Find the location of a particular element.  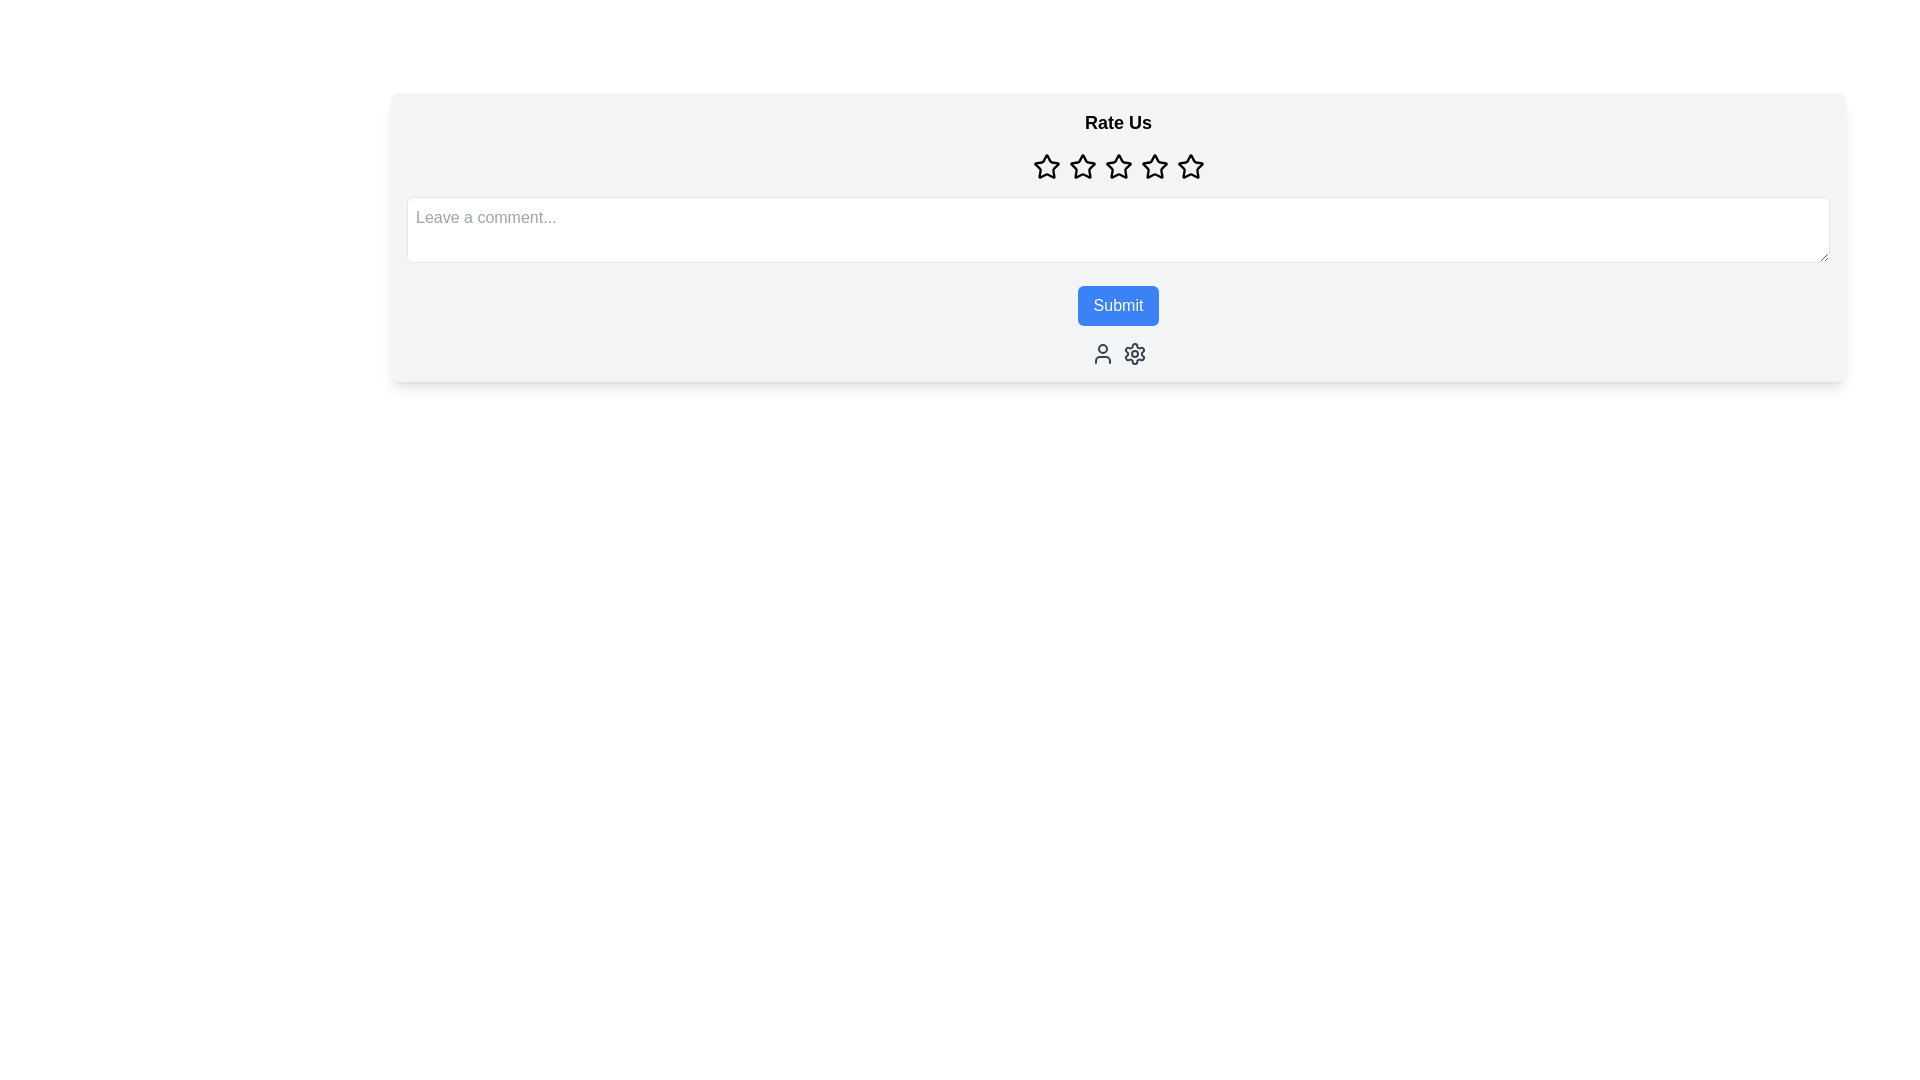

the second star icon in the horizontal sequence of five identical stars under the 'Rate Us' heading to rate it is located at coordinates (1081, 165).